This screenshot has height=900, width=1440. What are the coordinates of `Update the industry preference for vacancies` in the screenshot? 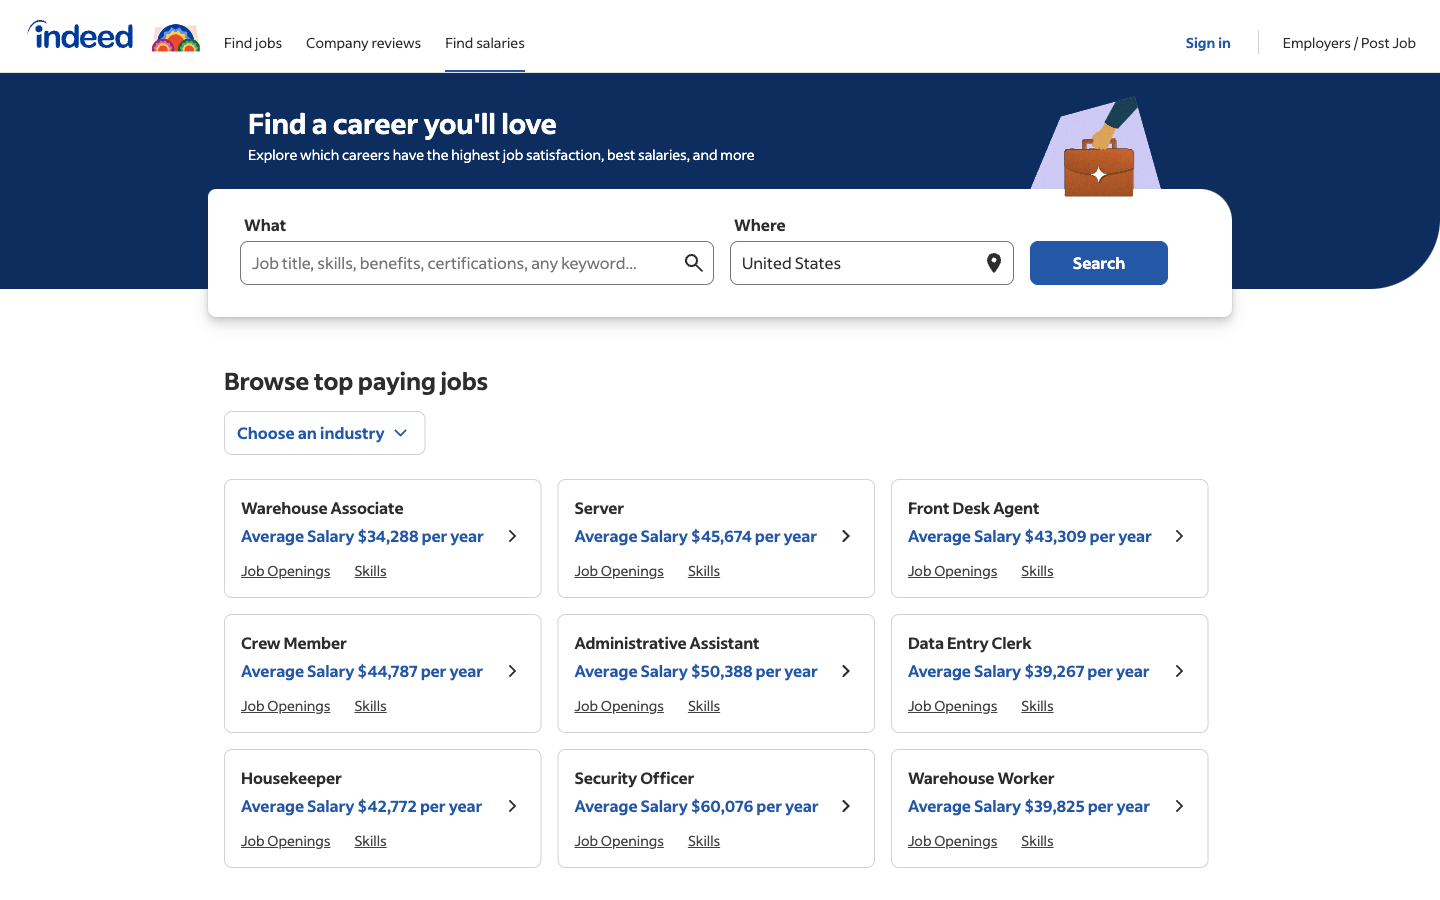 It's located at (325, 432).